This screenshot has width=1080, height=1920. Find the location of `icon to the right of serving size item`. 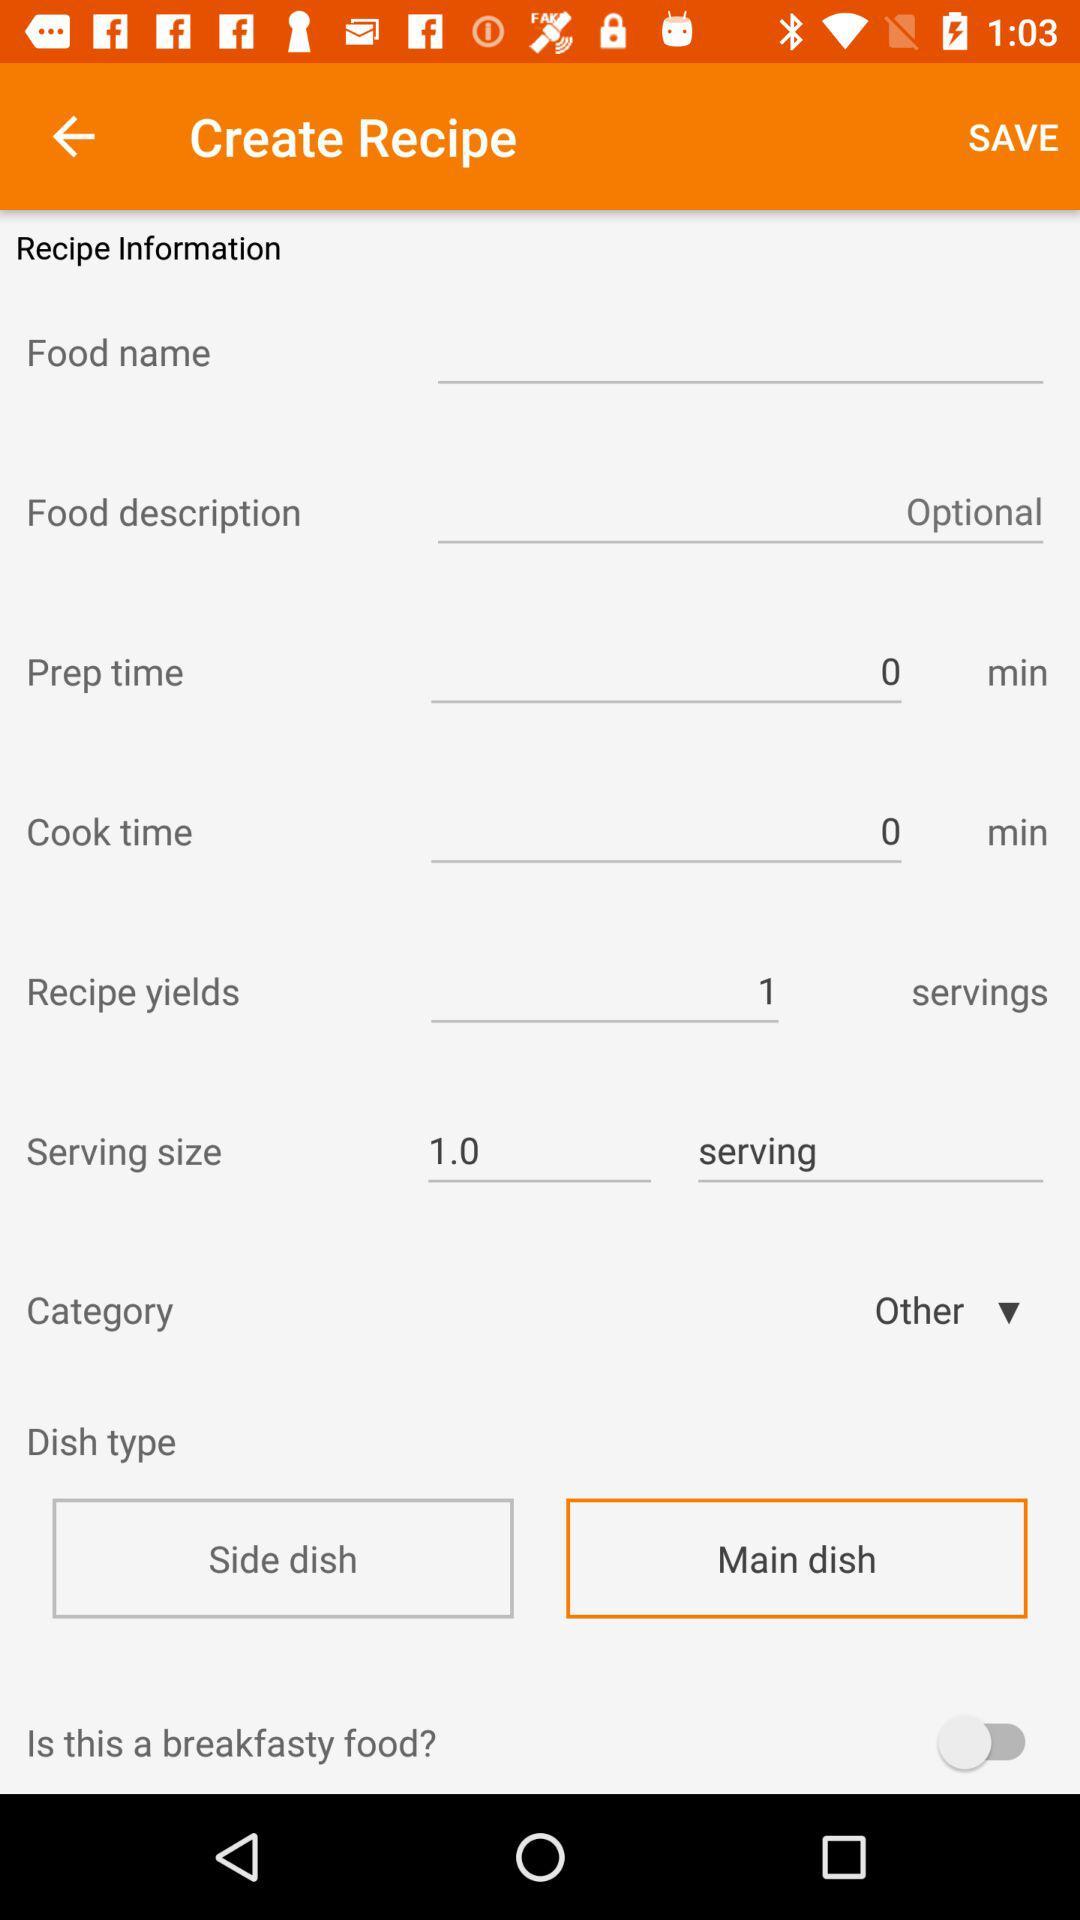

icon to the right of serving size item is located at coordinates (538, 1150).